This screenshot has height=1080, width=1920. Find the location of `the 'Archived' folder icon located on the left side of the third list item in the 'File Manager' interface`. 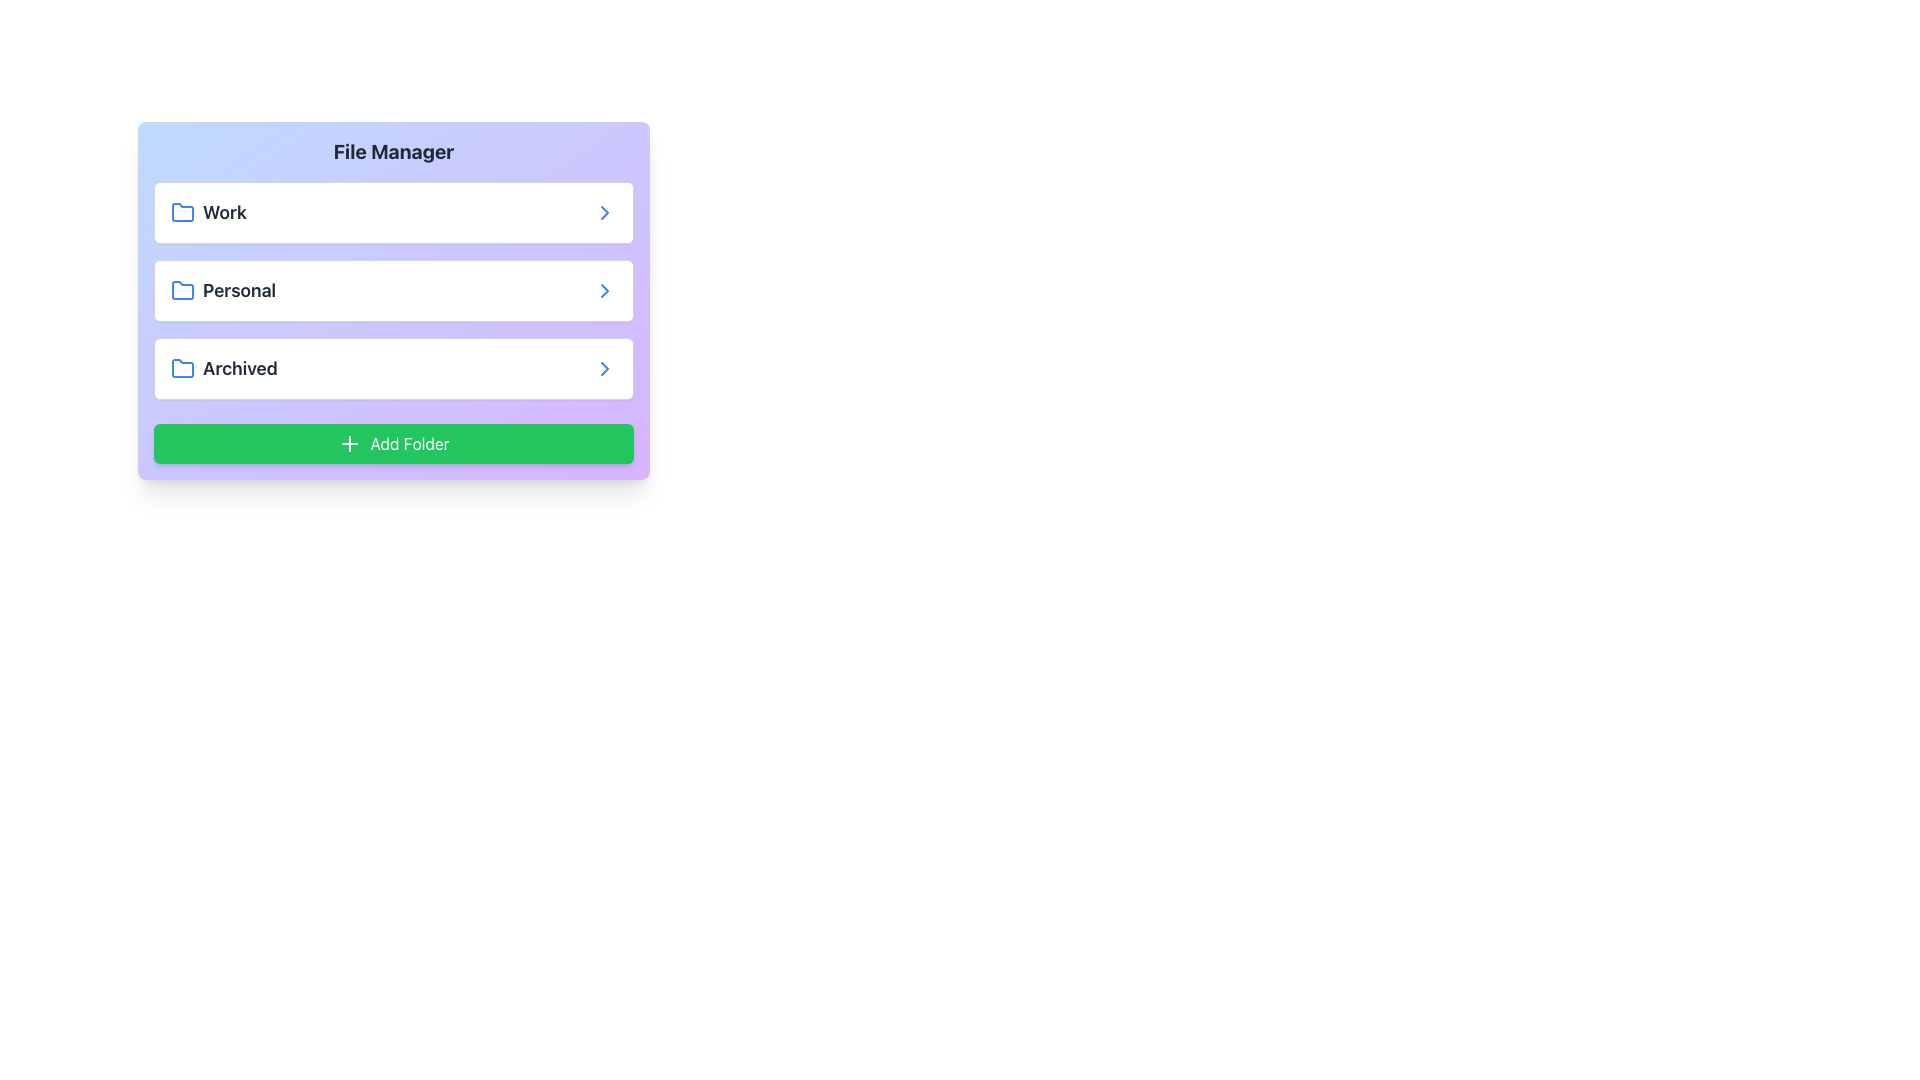

the 'Archived' folder icon located on the left side of the third list item in the 'File Manager' interface is located at coordinates (182, 367).